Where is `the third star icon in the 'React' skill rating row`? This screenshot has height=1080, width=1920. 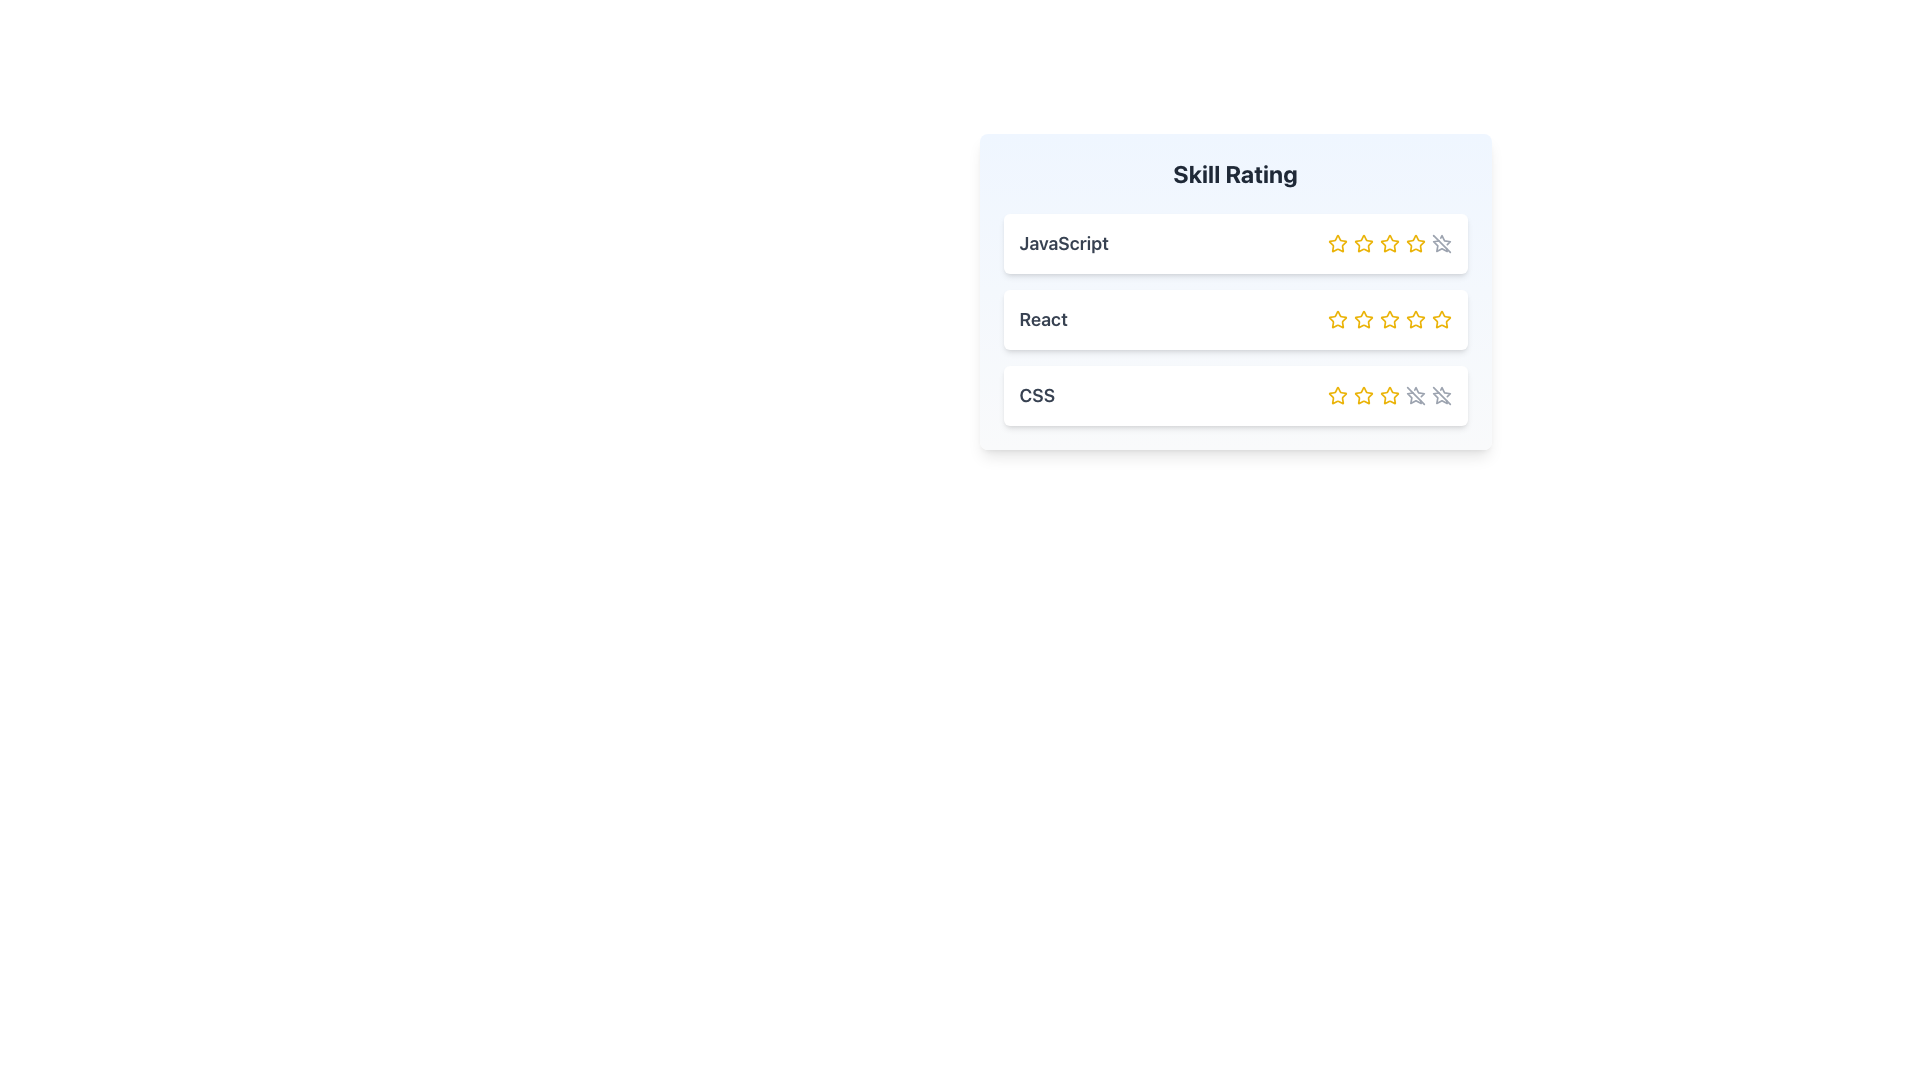 the third star icon in the 'React' skill rating row is located at coordinates (1414, 318).